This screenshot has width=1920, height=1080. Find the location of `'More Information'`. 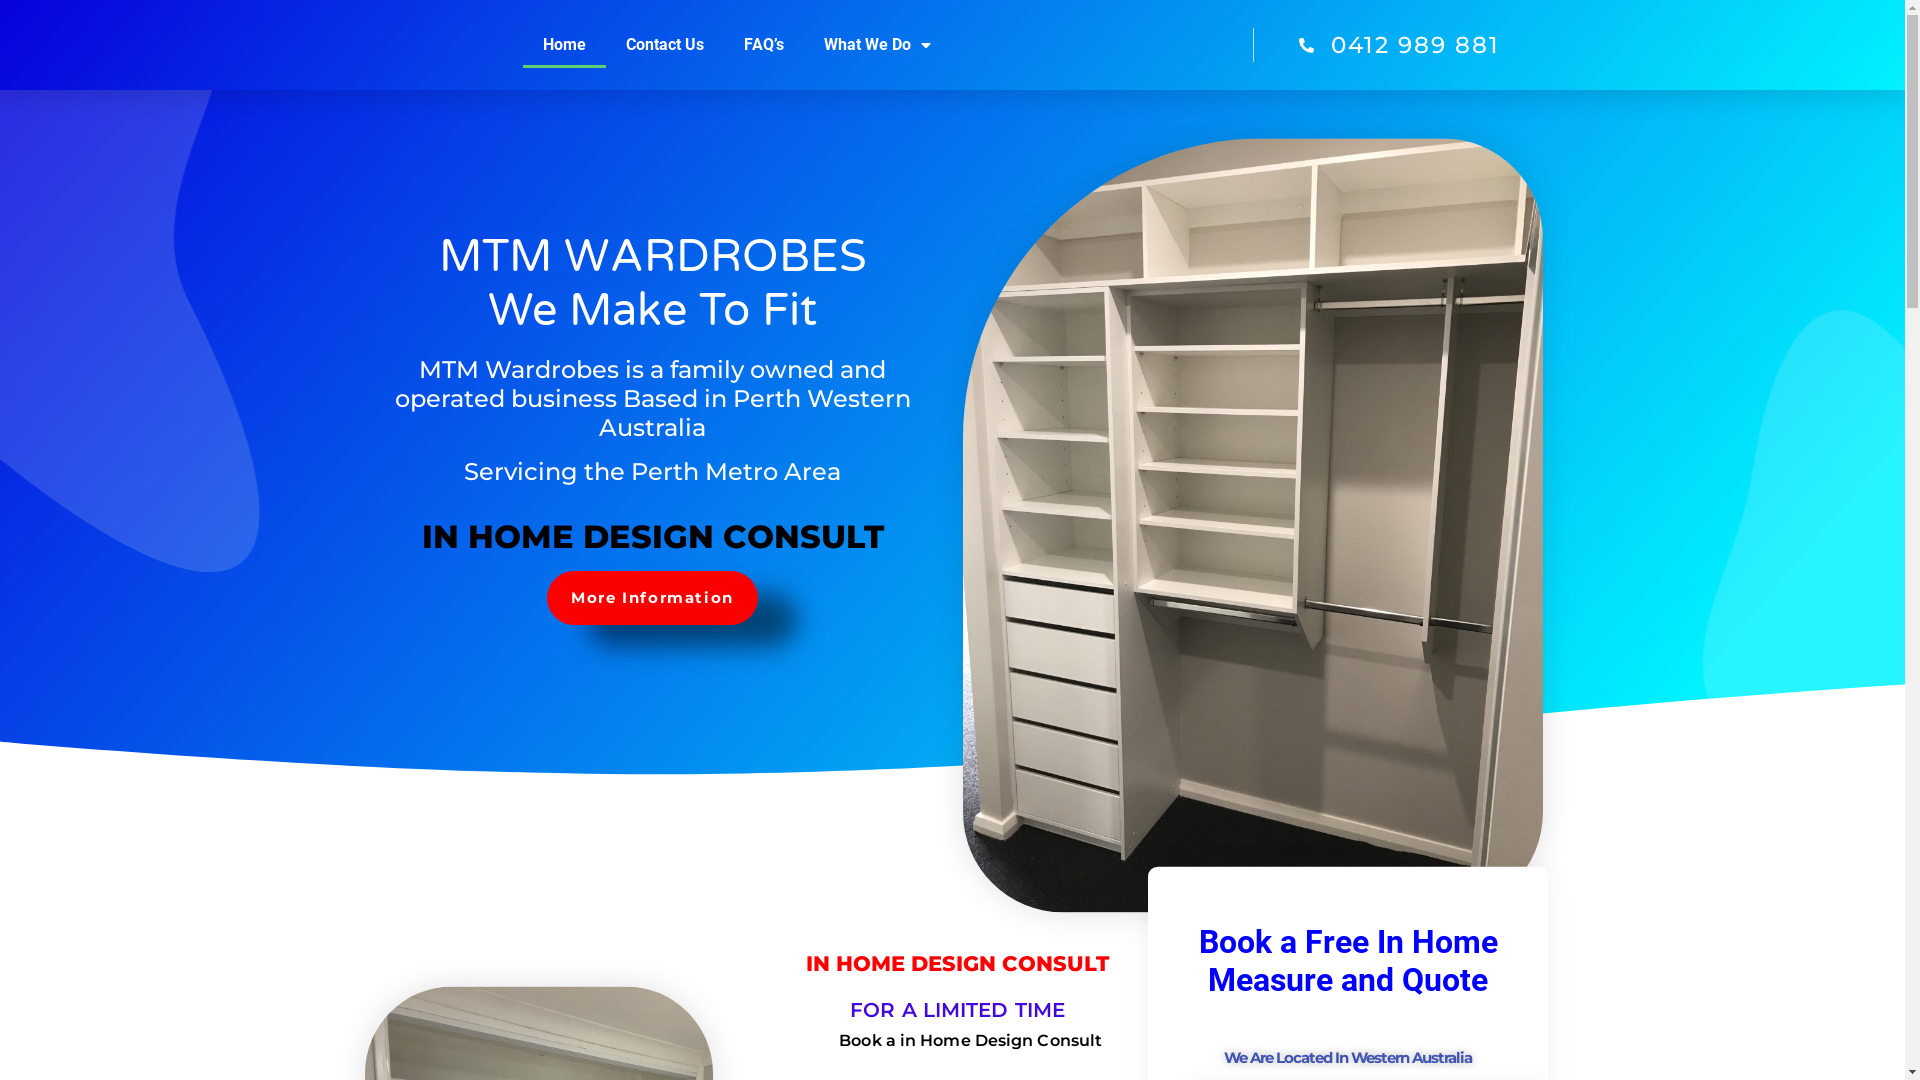

'More Information' is located at coordinates (652, 596).